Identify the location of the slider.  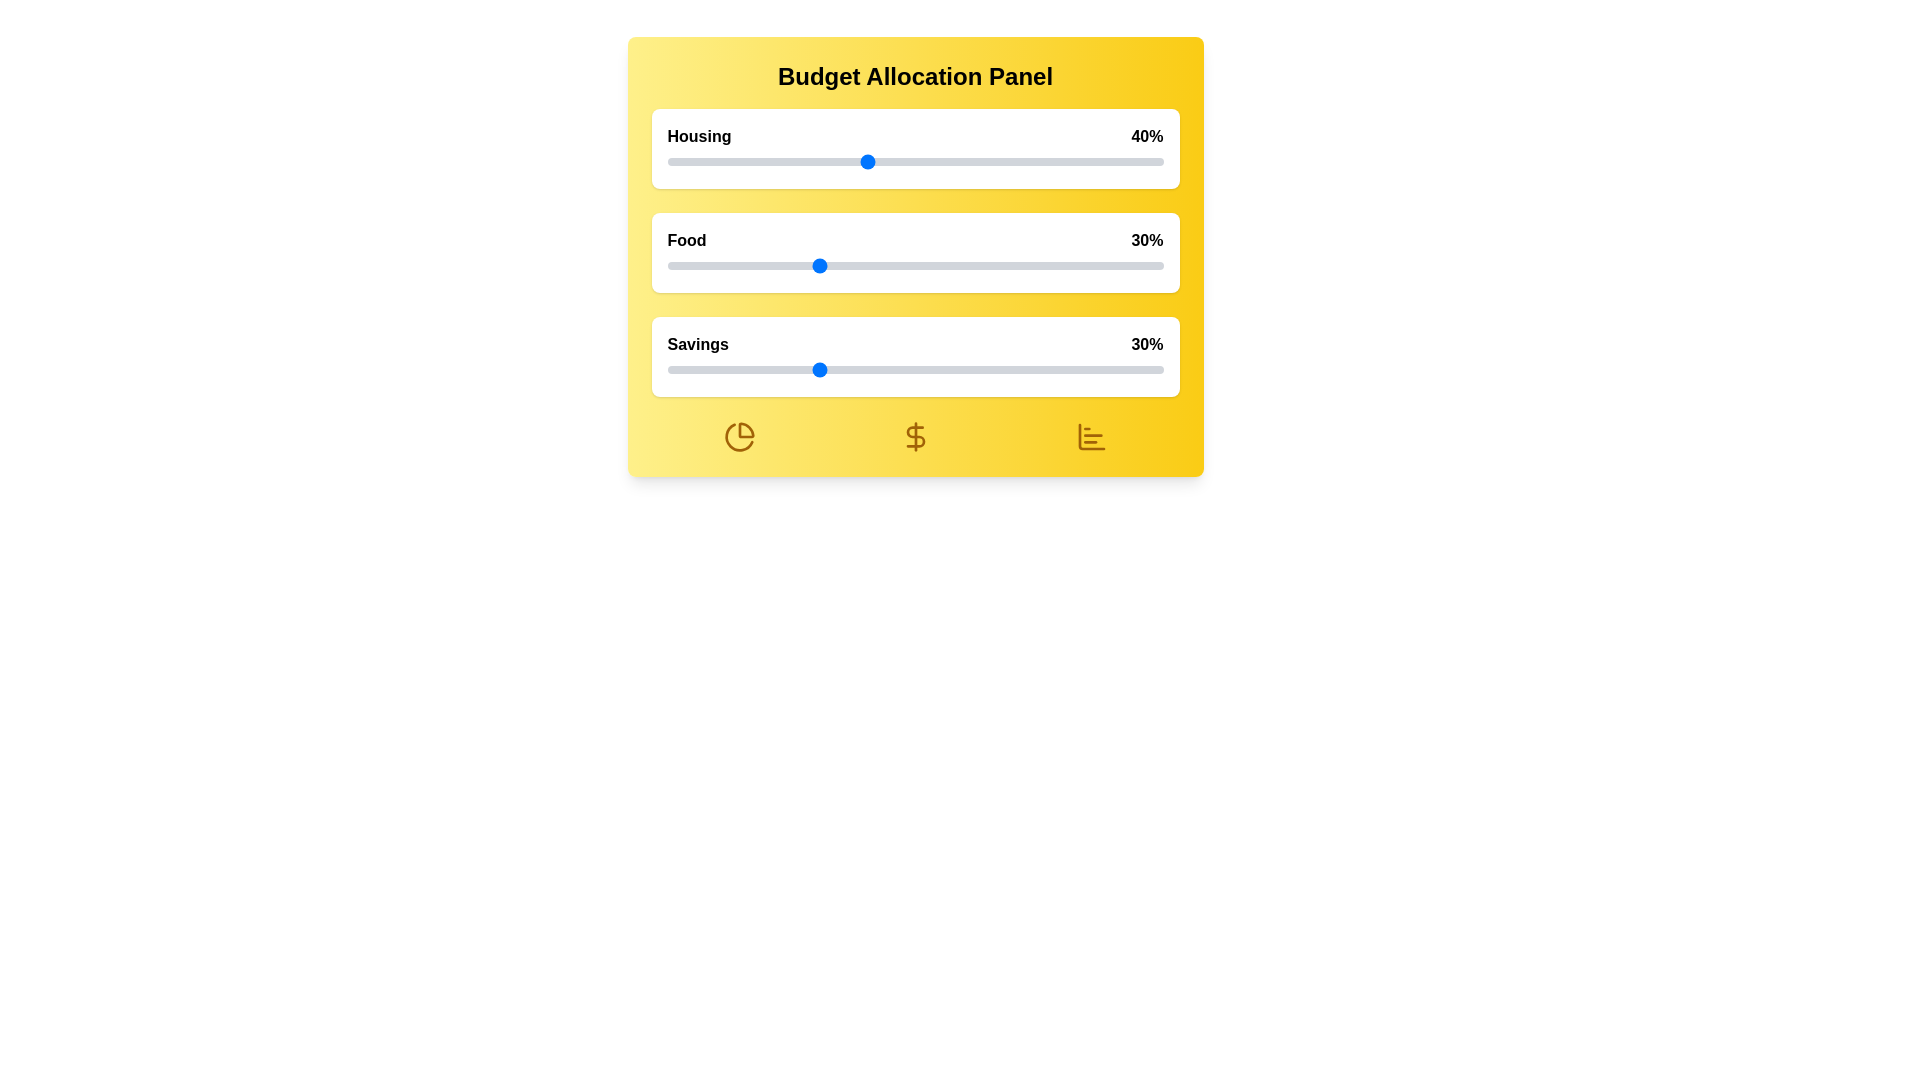
(735, 370).